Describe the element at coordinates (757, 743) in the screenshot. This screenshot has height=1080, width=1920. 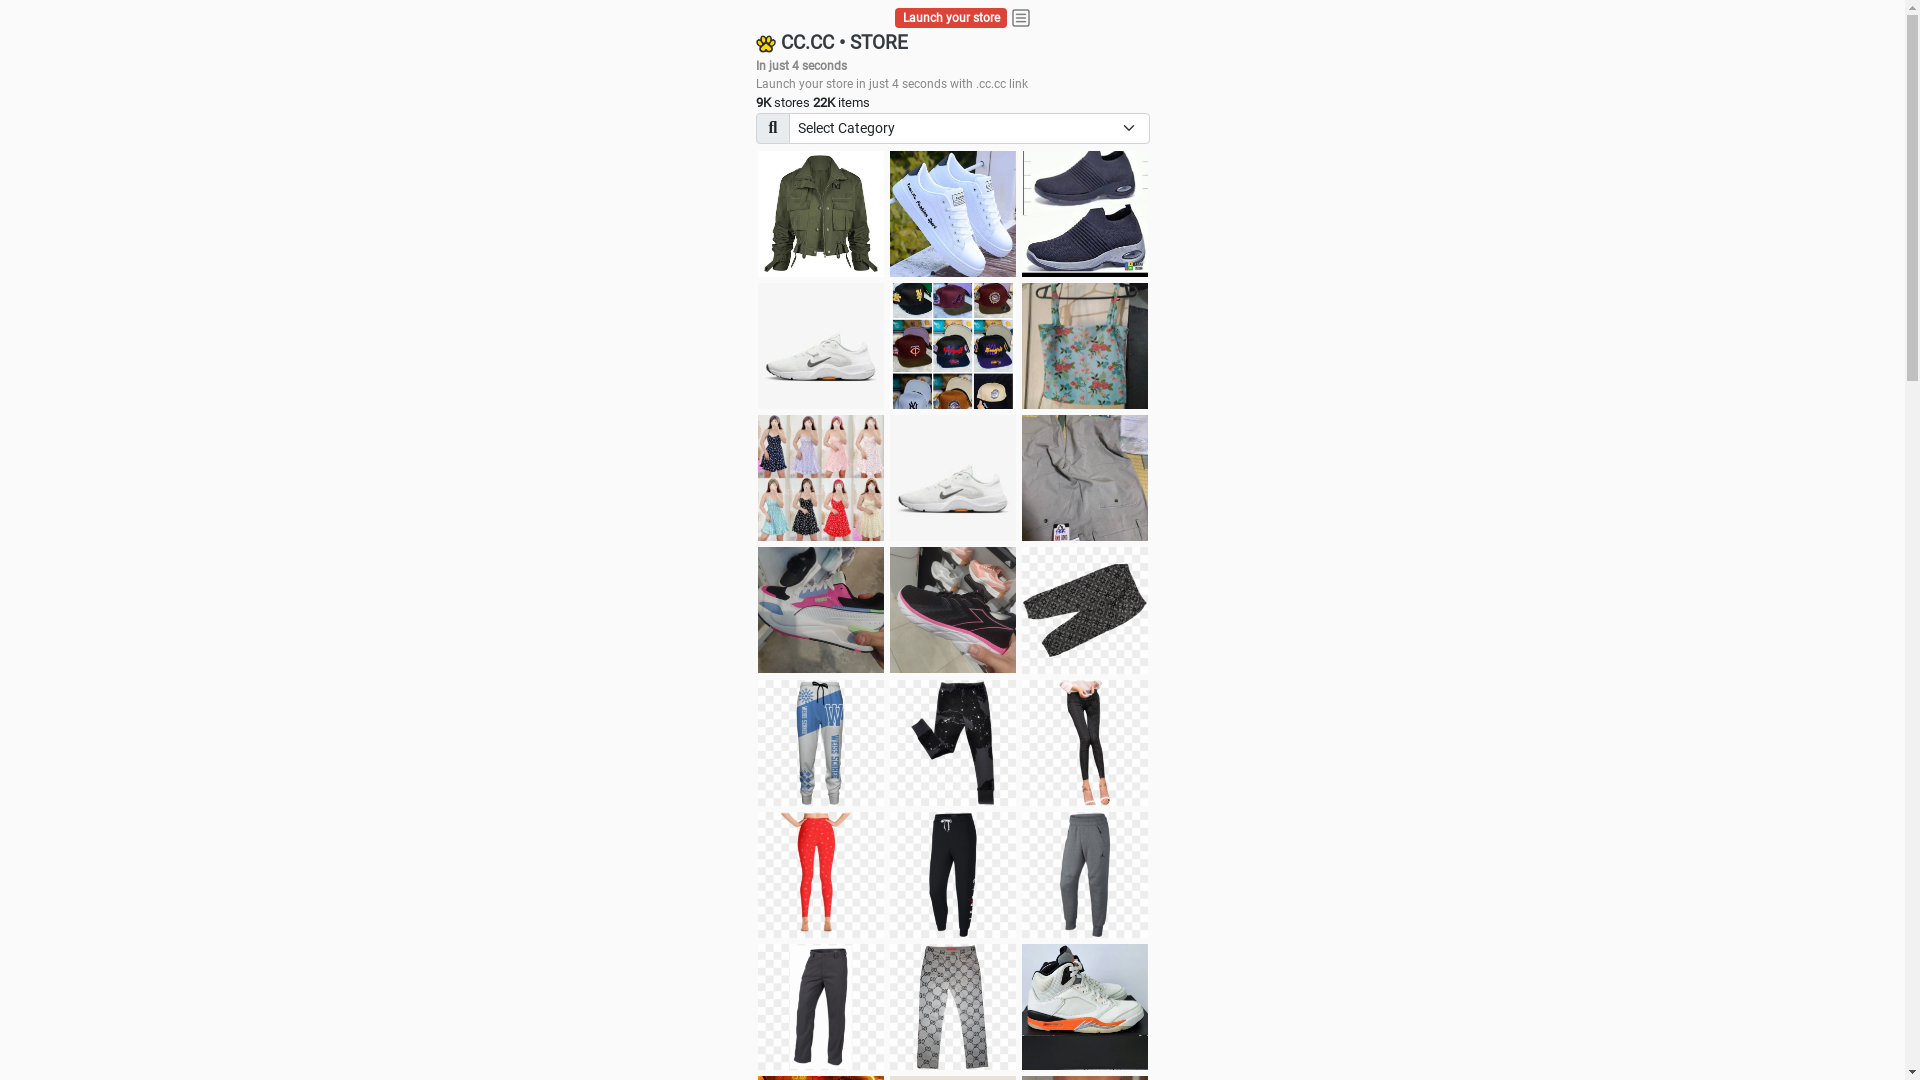
I see `'Pant'` at that location.